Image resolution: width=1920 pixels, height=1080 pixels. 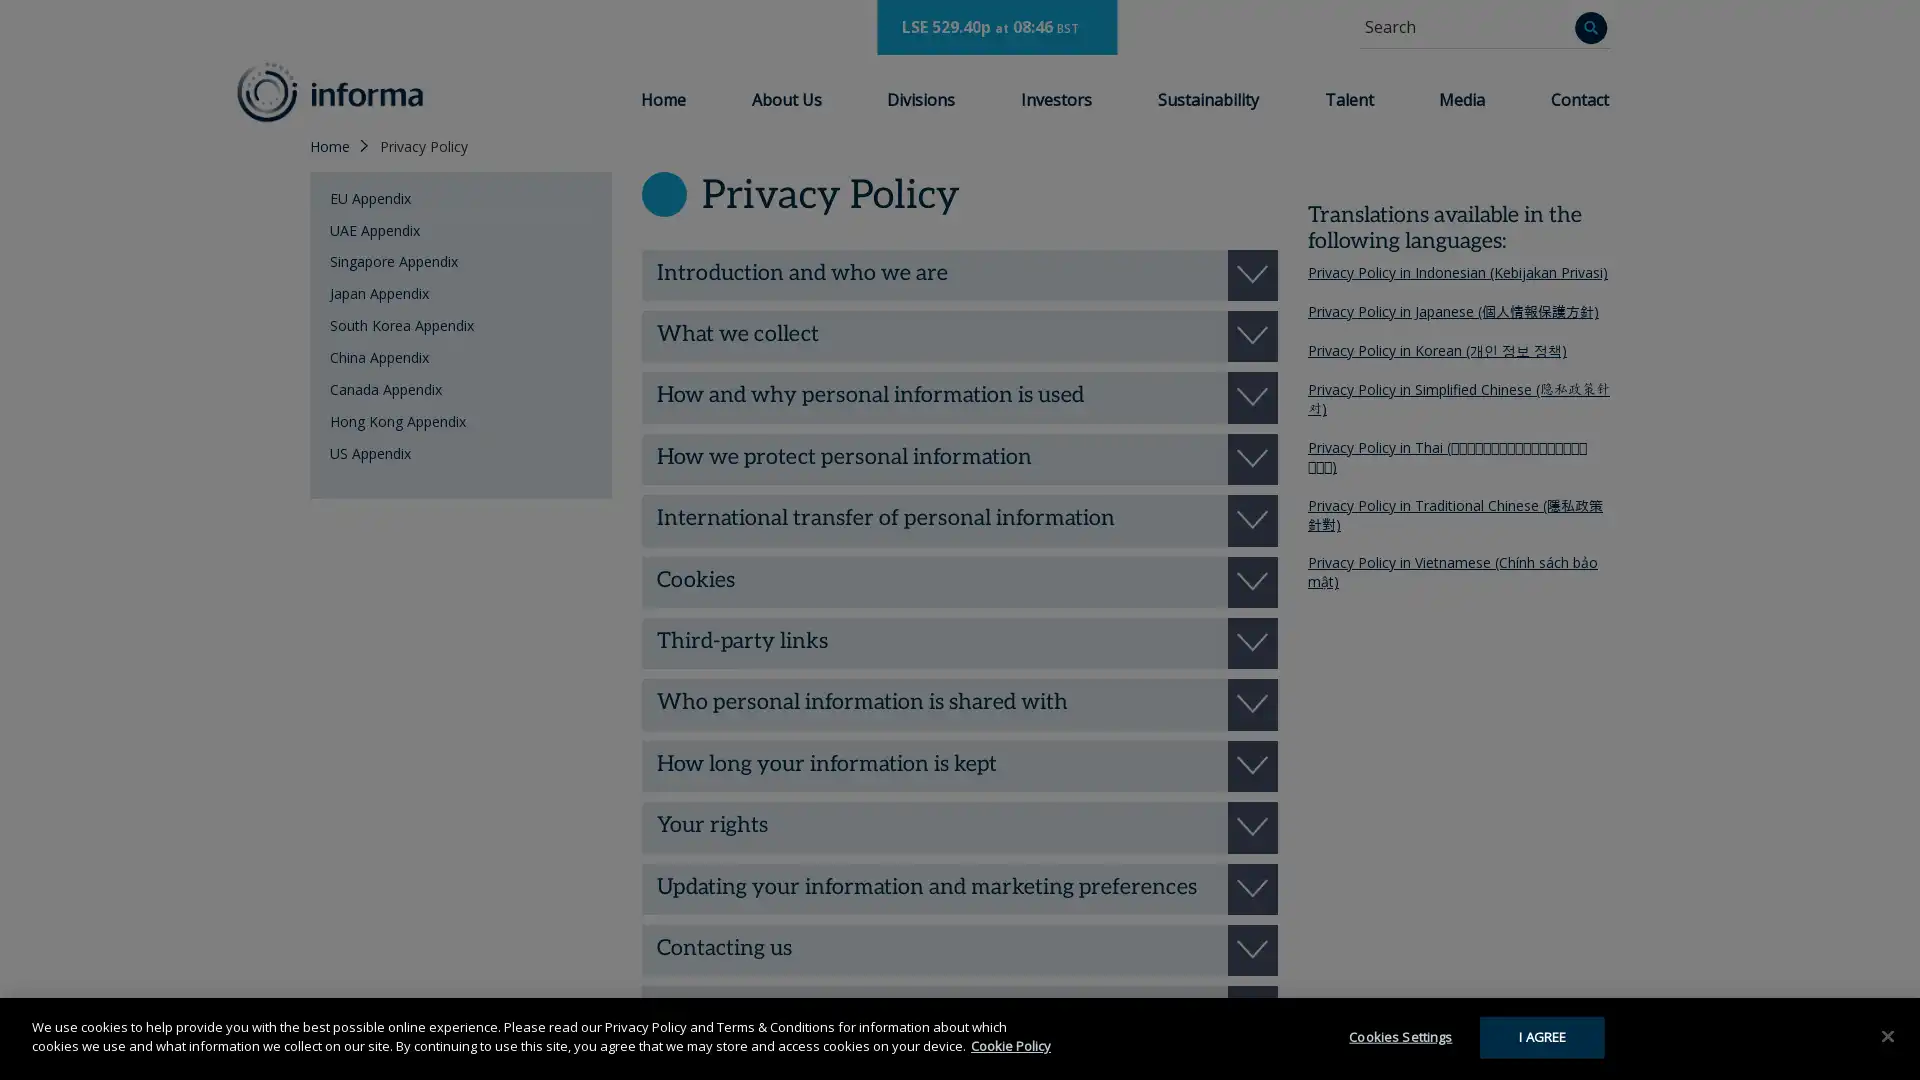 What do you see at coordinates (1399, 1036) in the screenshot?
I see `Cookies Settings` at bounding box center [1399, 1036].